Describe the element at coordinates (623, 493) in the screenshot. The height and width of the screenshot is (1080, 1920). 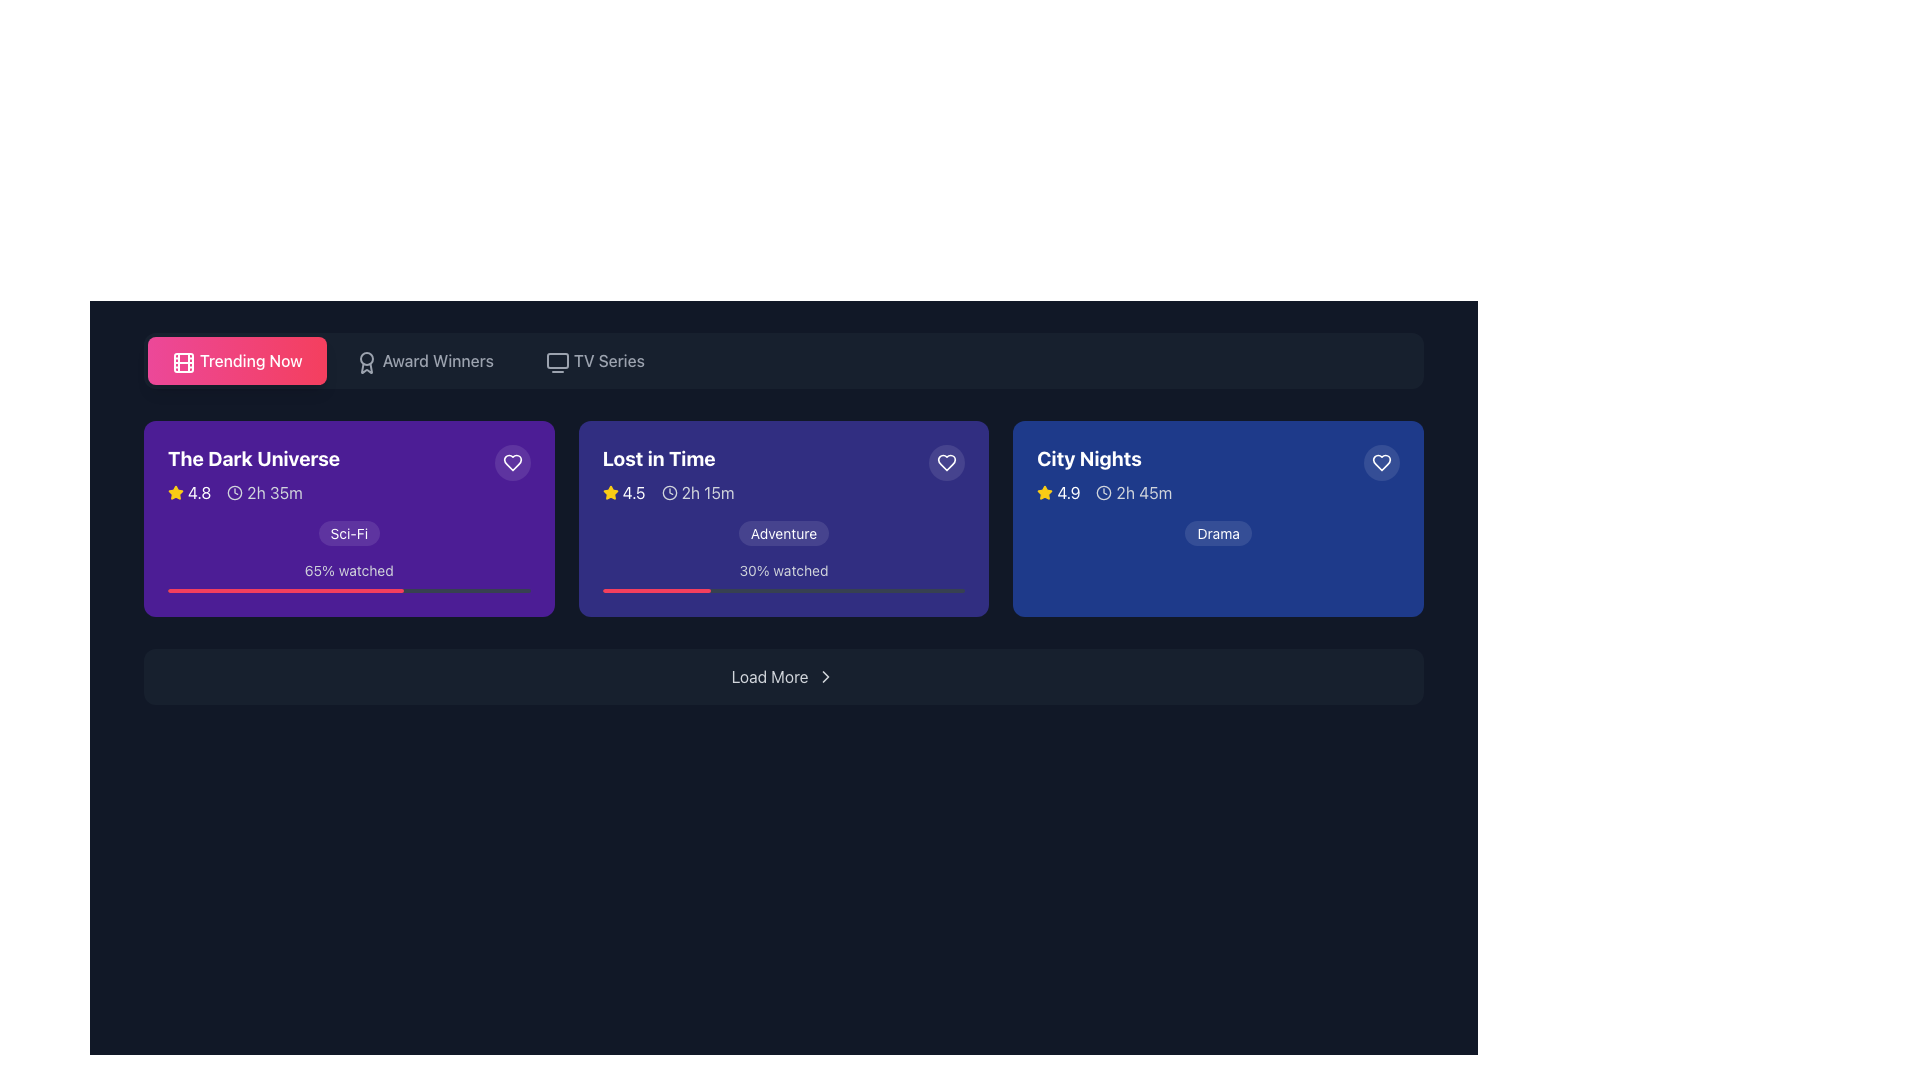
I see `the Rating indicator for the card titled 'Lost in Time', located next to the duration text '2h 15m'` at that location.